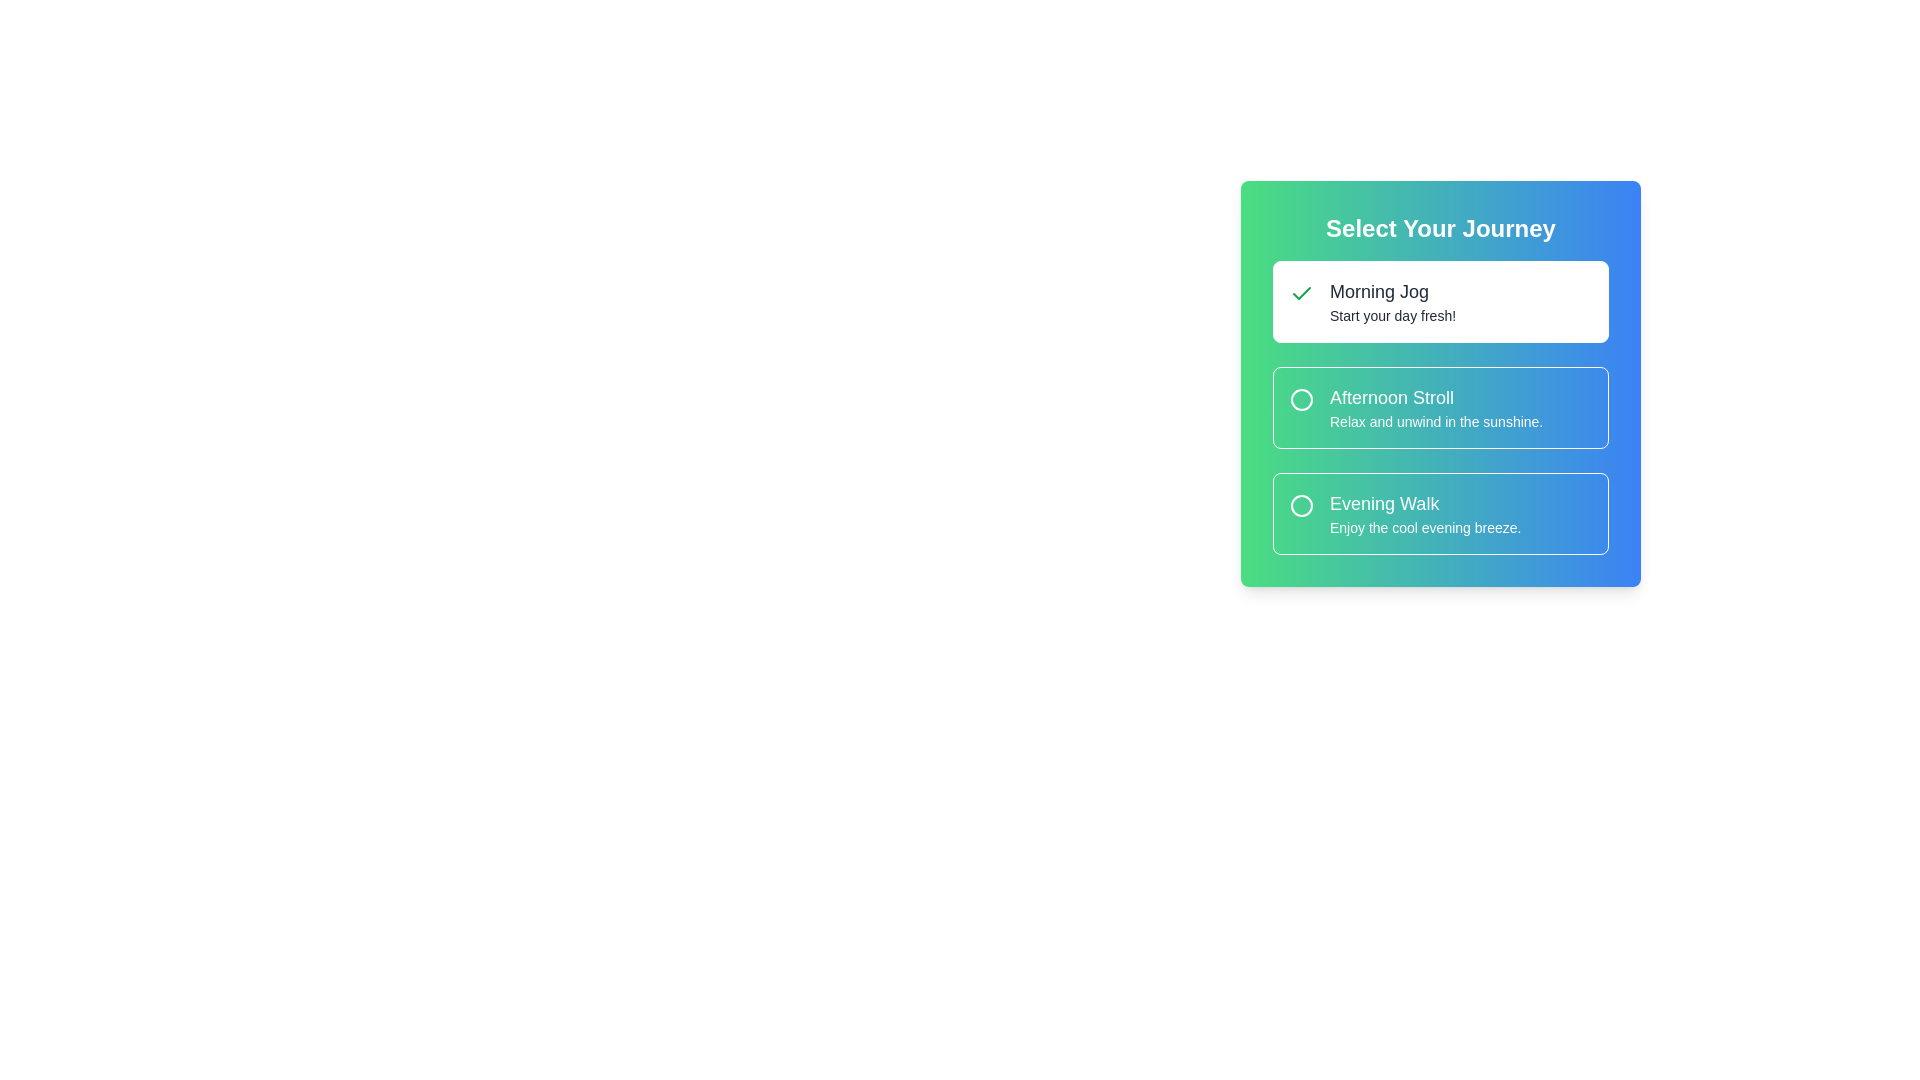 The image size is (1920, 1080). Describe the element at coordinates (1301, 504) in the screenshot. I see `the circular marker associated with the 'Evening Walk' option, which is located at the top-left corner of the option card` at that location.